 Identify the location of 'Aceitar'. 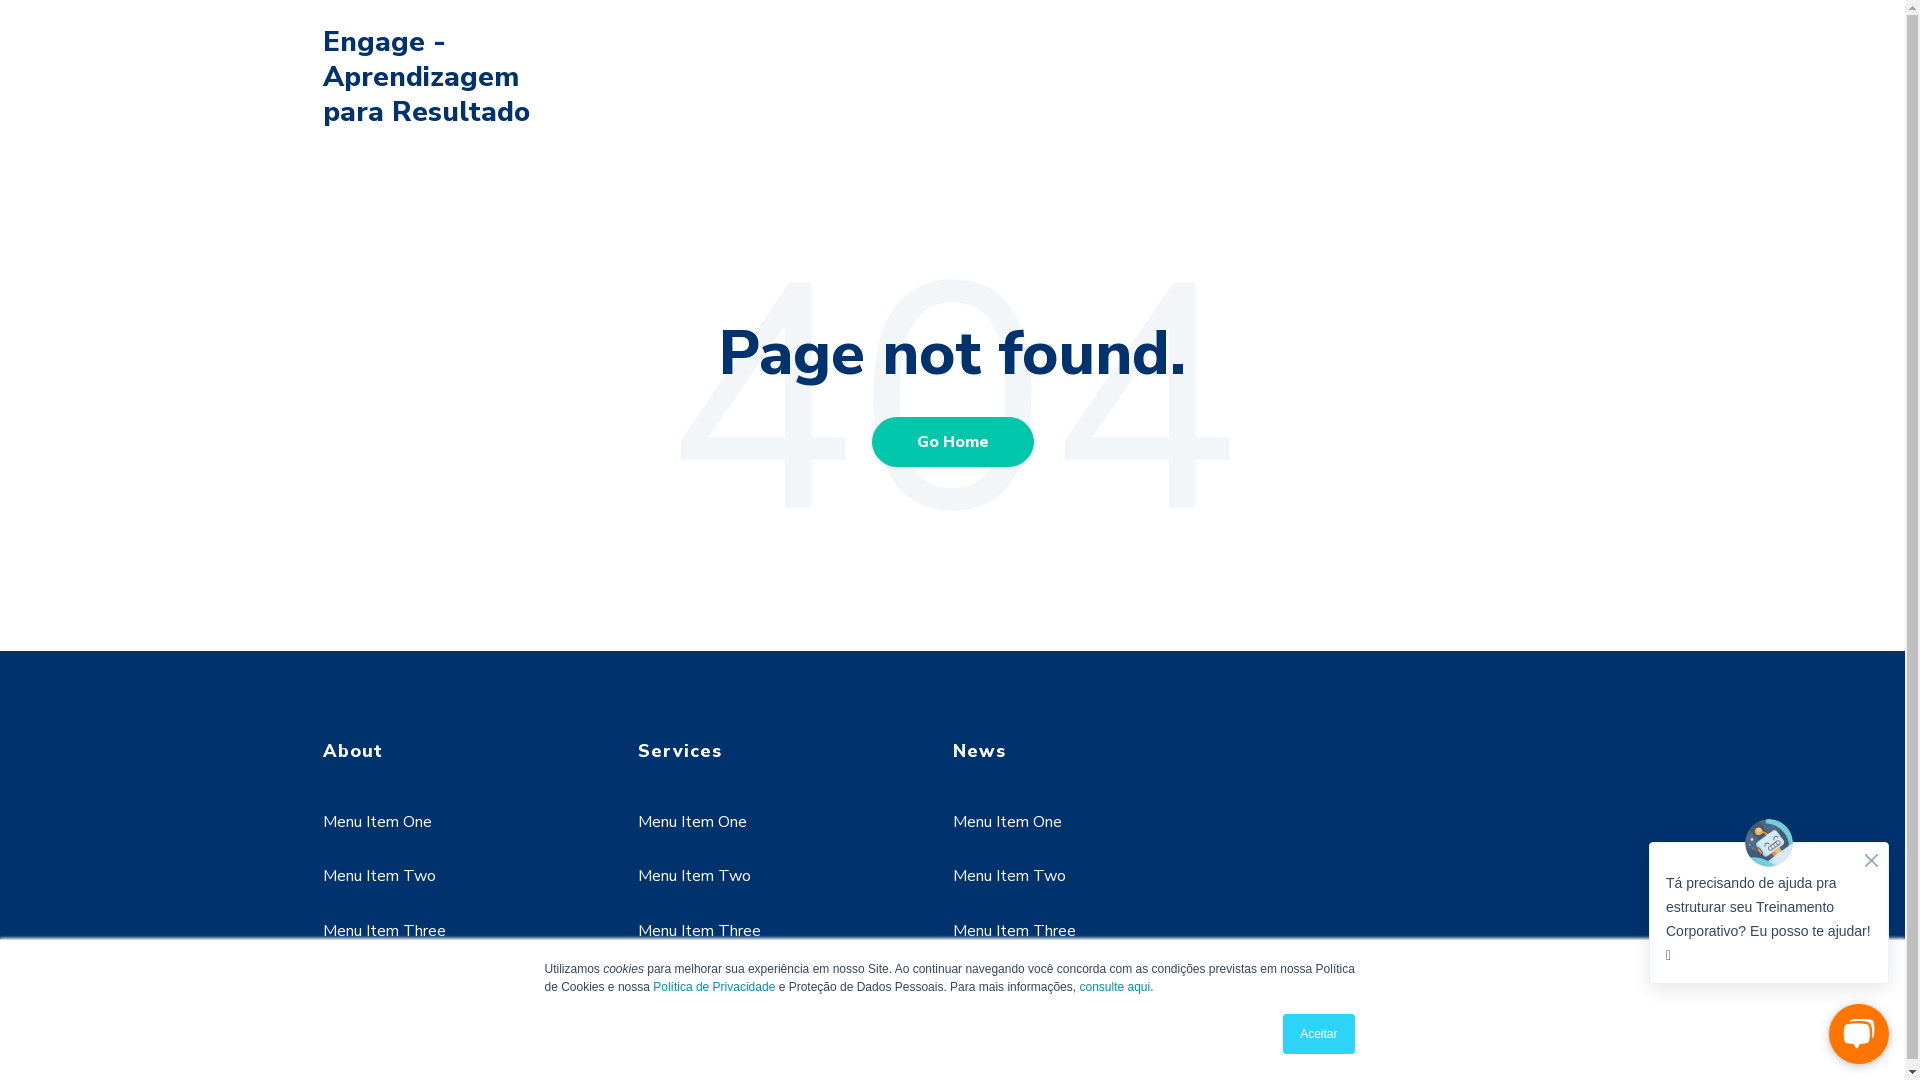
(1318, 1033).